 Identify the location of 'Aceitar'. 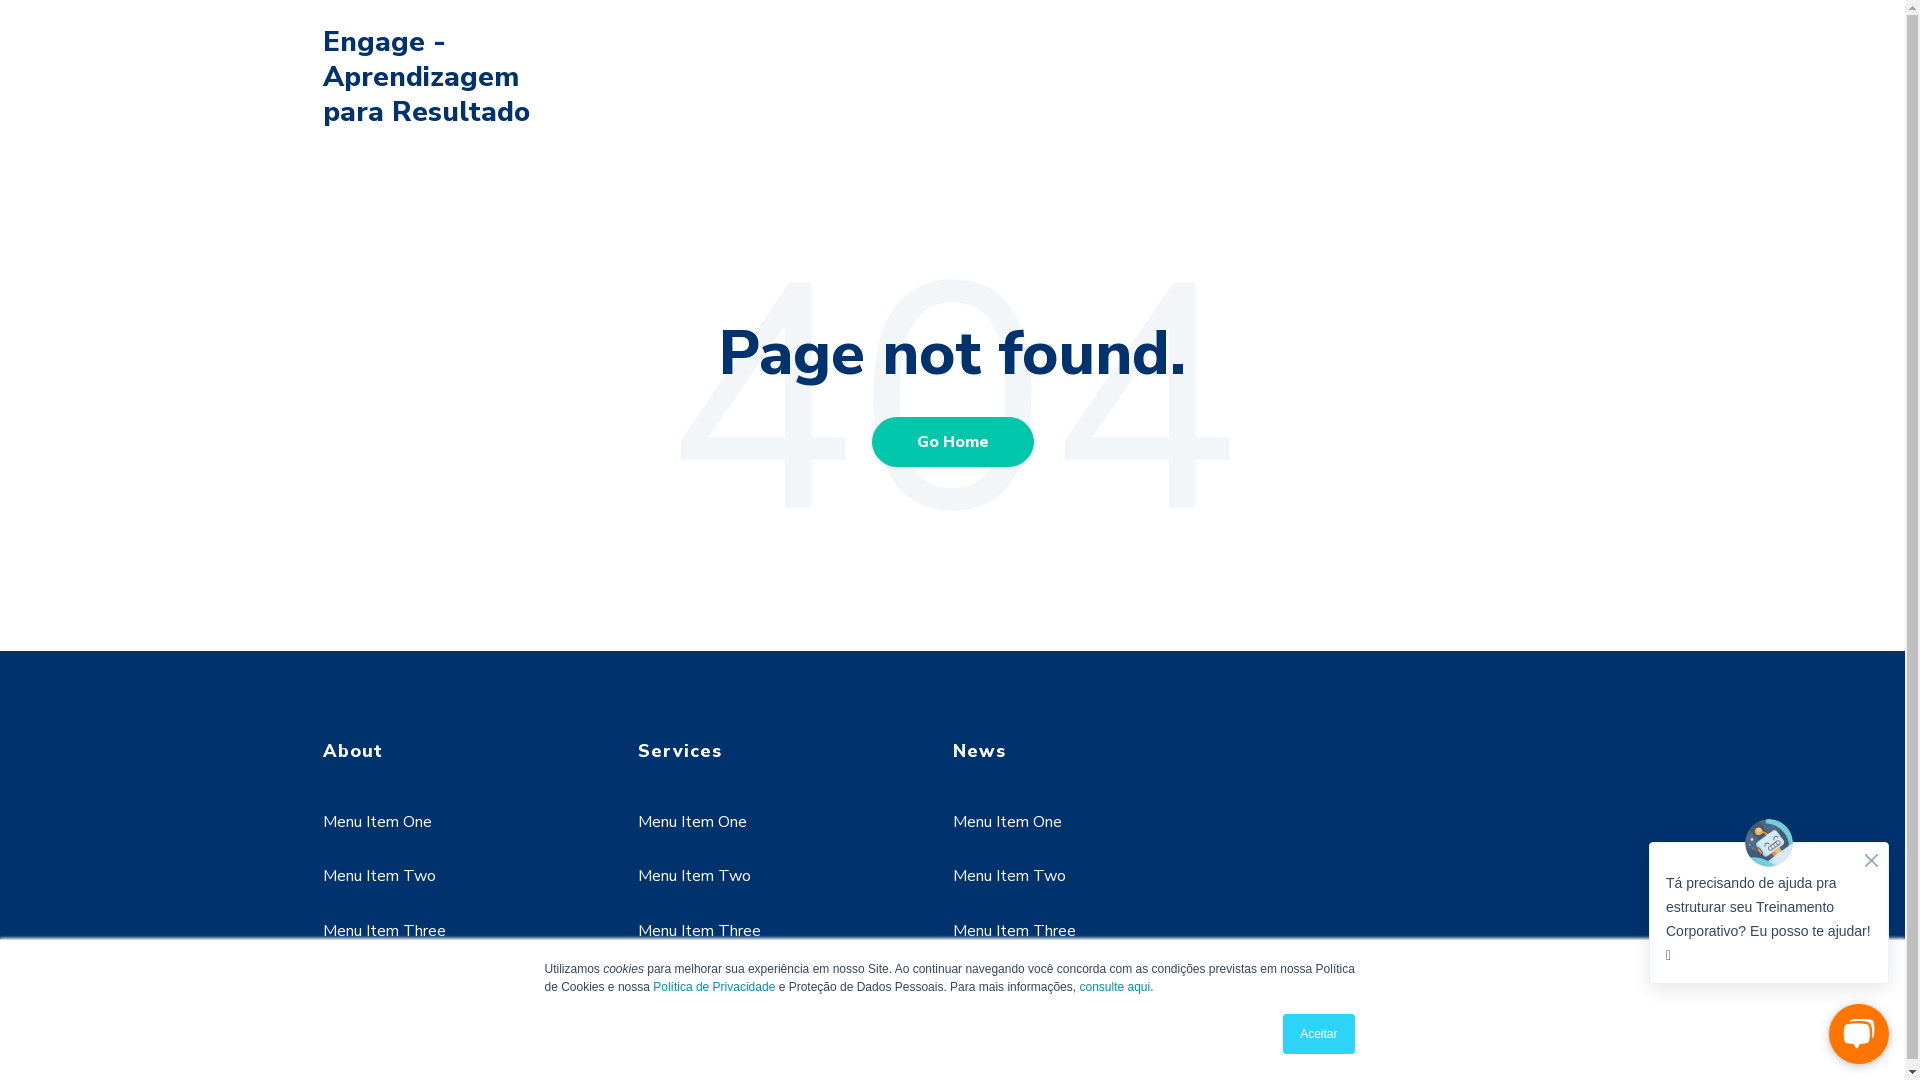
(1318, 1033).